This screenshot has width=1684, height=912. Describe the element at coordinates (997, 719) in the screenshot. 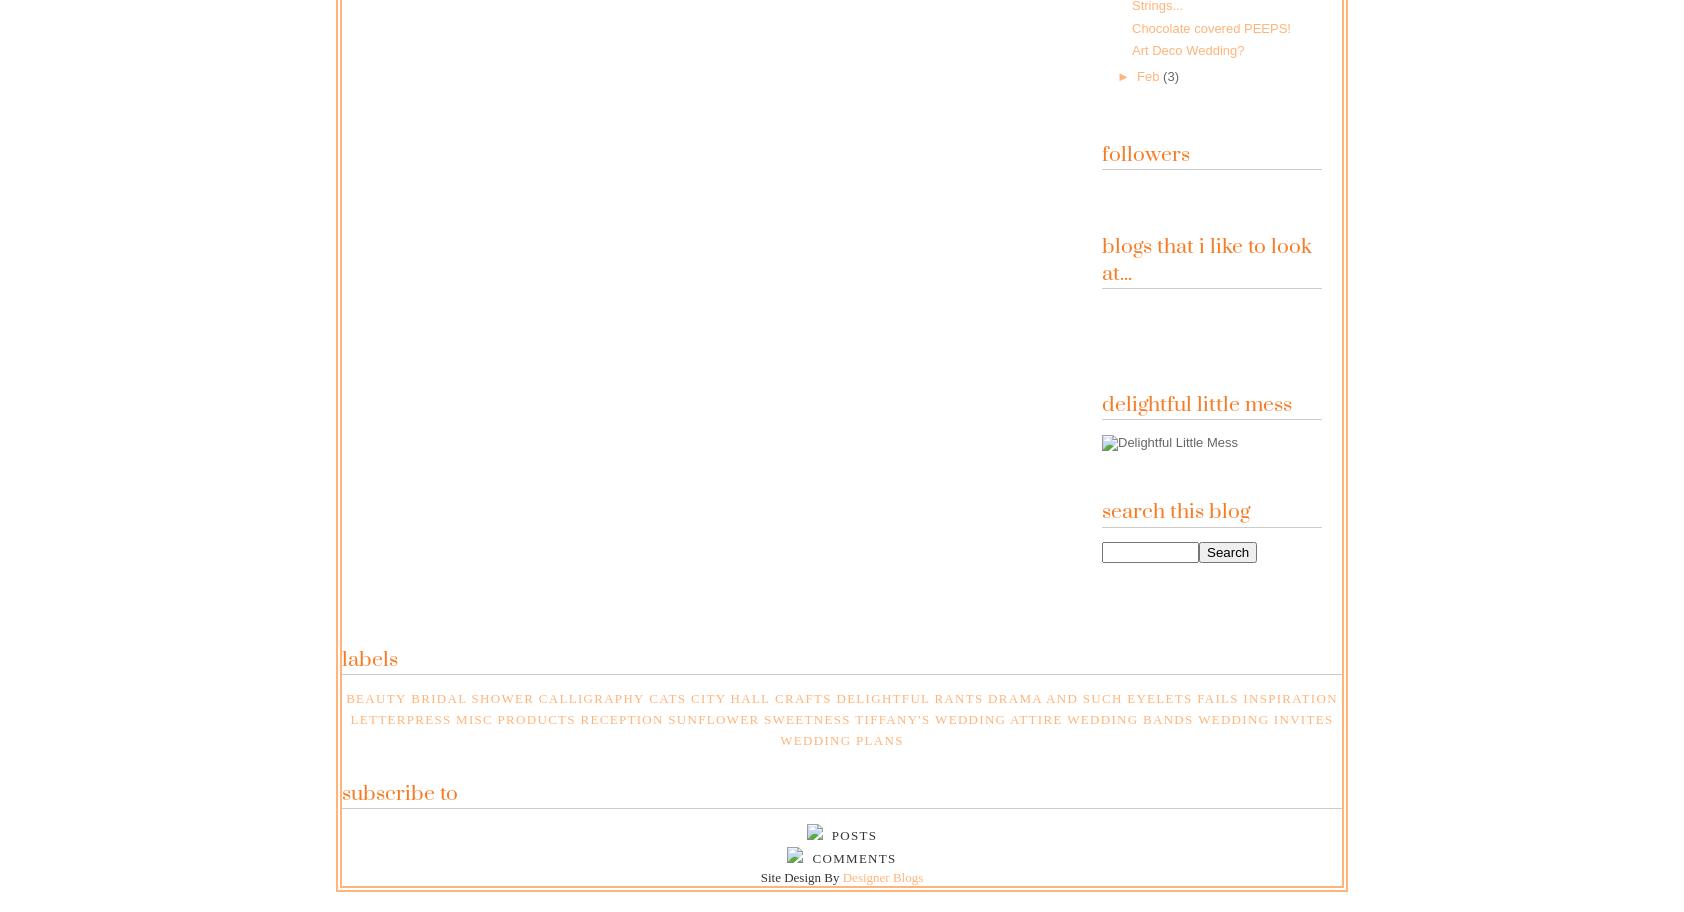

I see `'Wedding Attire'` at that location.